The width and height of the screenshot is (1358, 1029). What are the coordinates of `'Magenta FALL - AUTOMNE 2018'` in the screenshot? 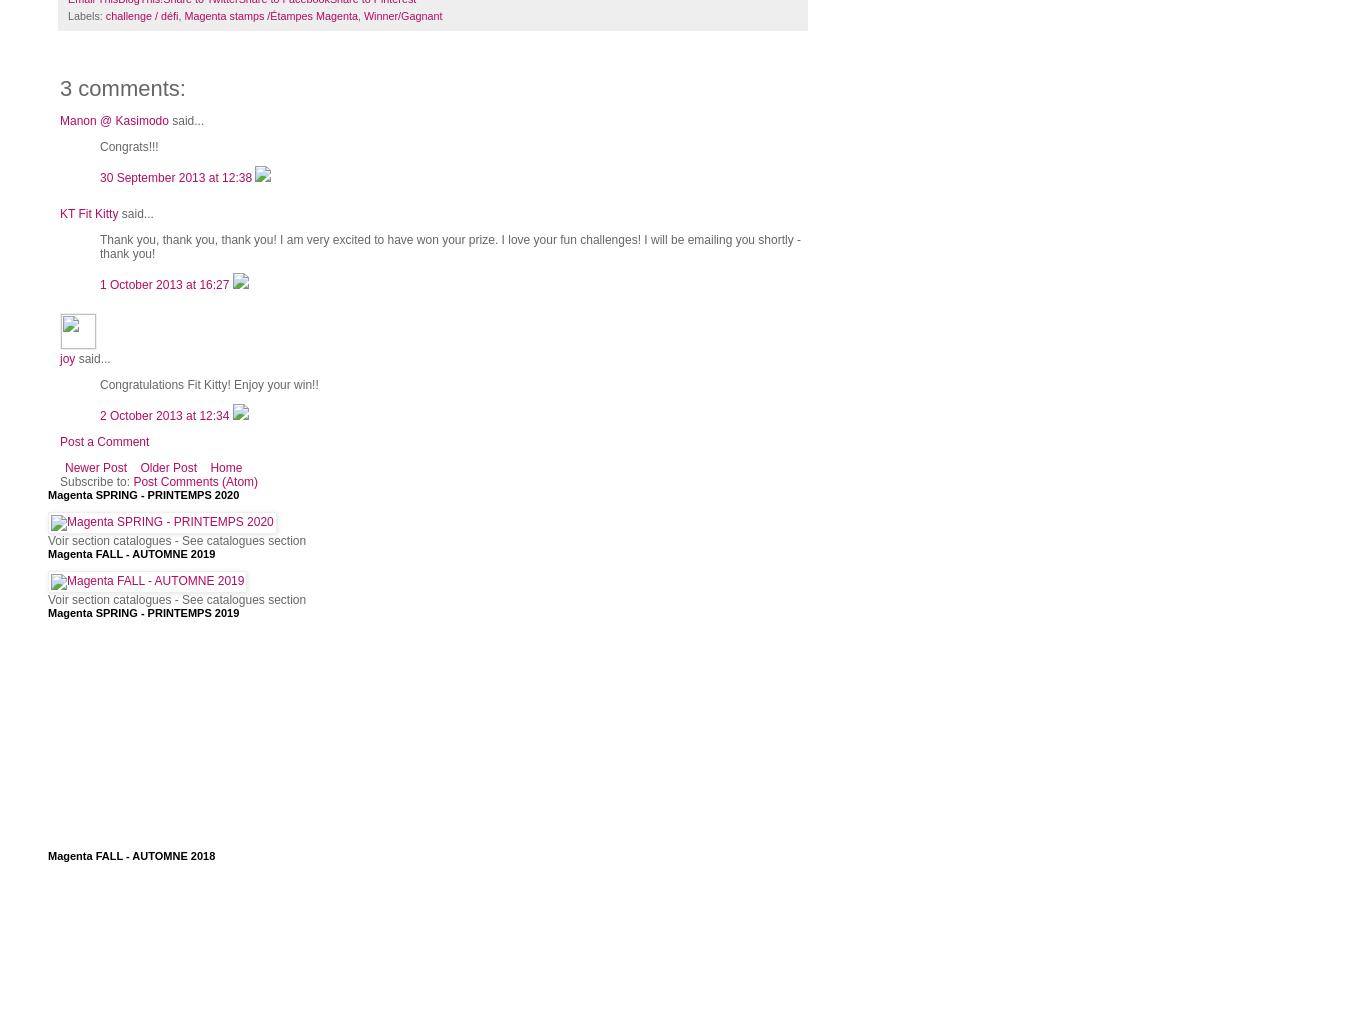 It's located at (130, 853).